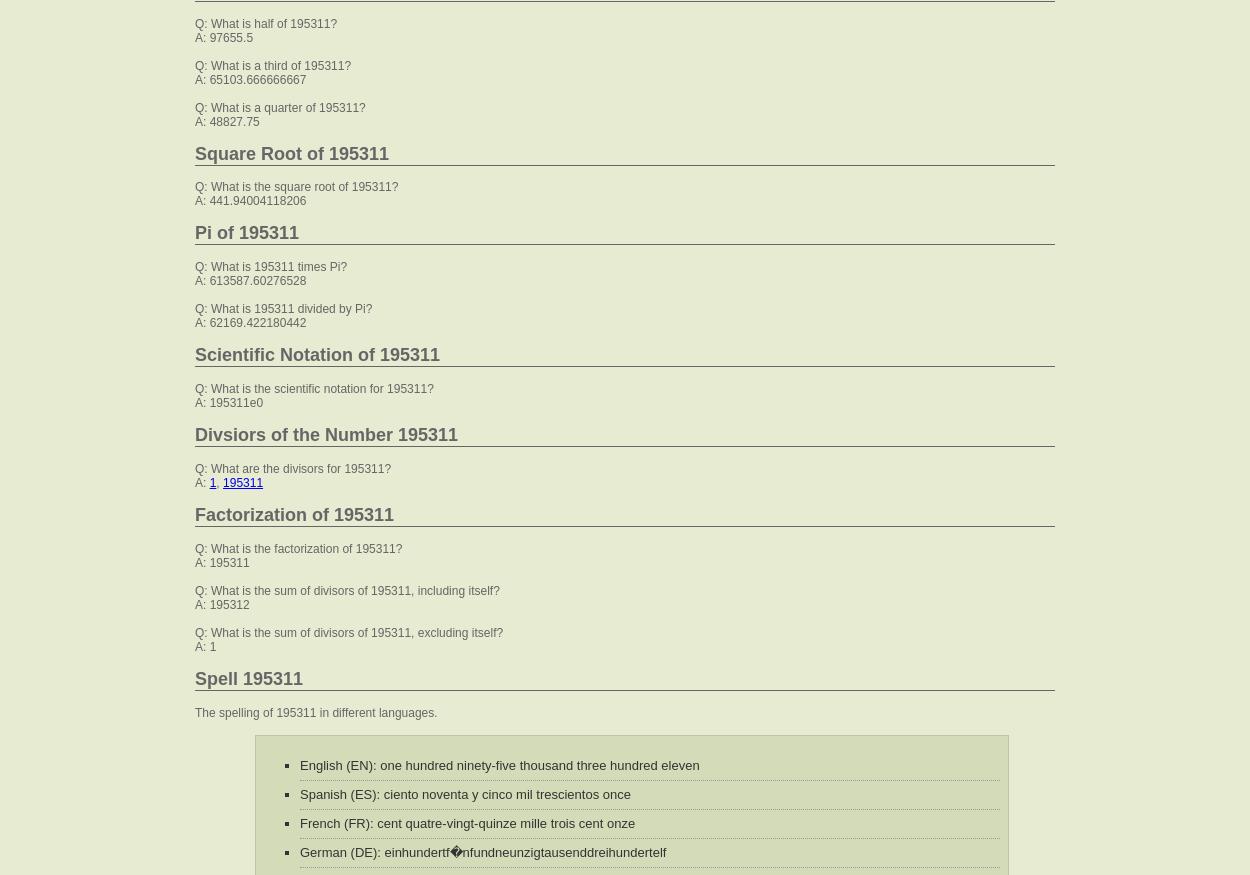  What do you see at coordinates (211, 483) in the screenshot?
I see `'1'` at bounding box center [211, 483].